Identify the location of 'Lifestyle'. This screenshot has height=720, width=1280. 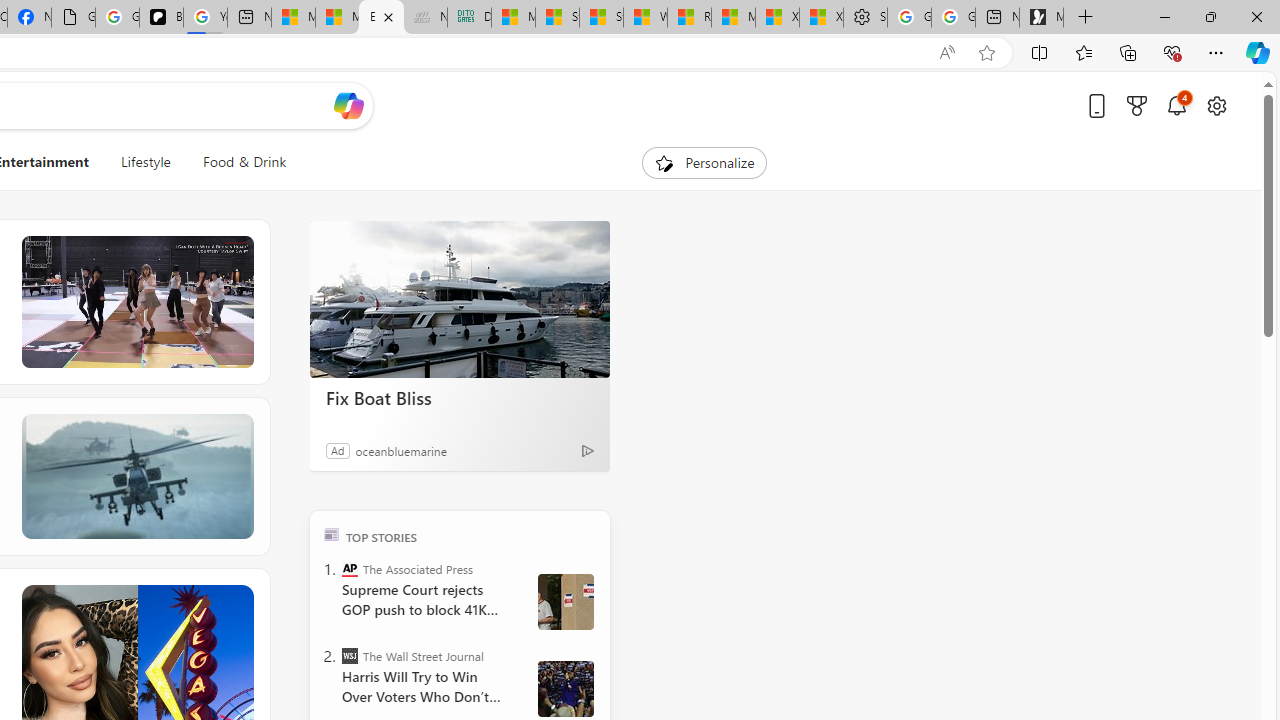
(144, 162).